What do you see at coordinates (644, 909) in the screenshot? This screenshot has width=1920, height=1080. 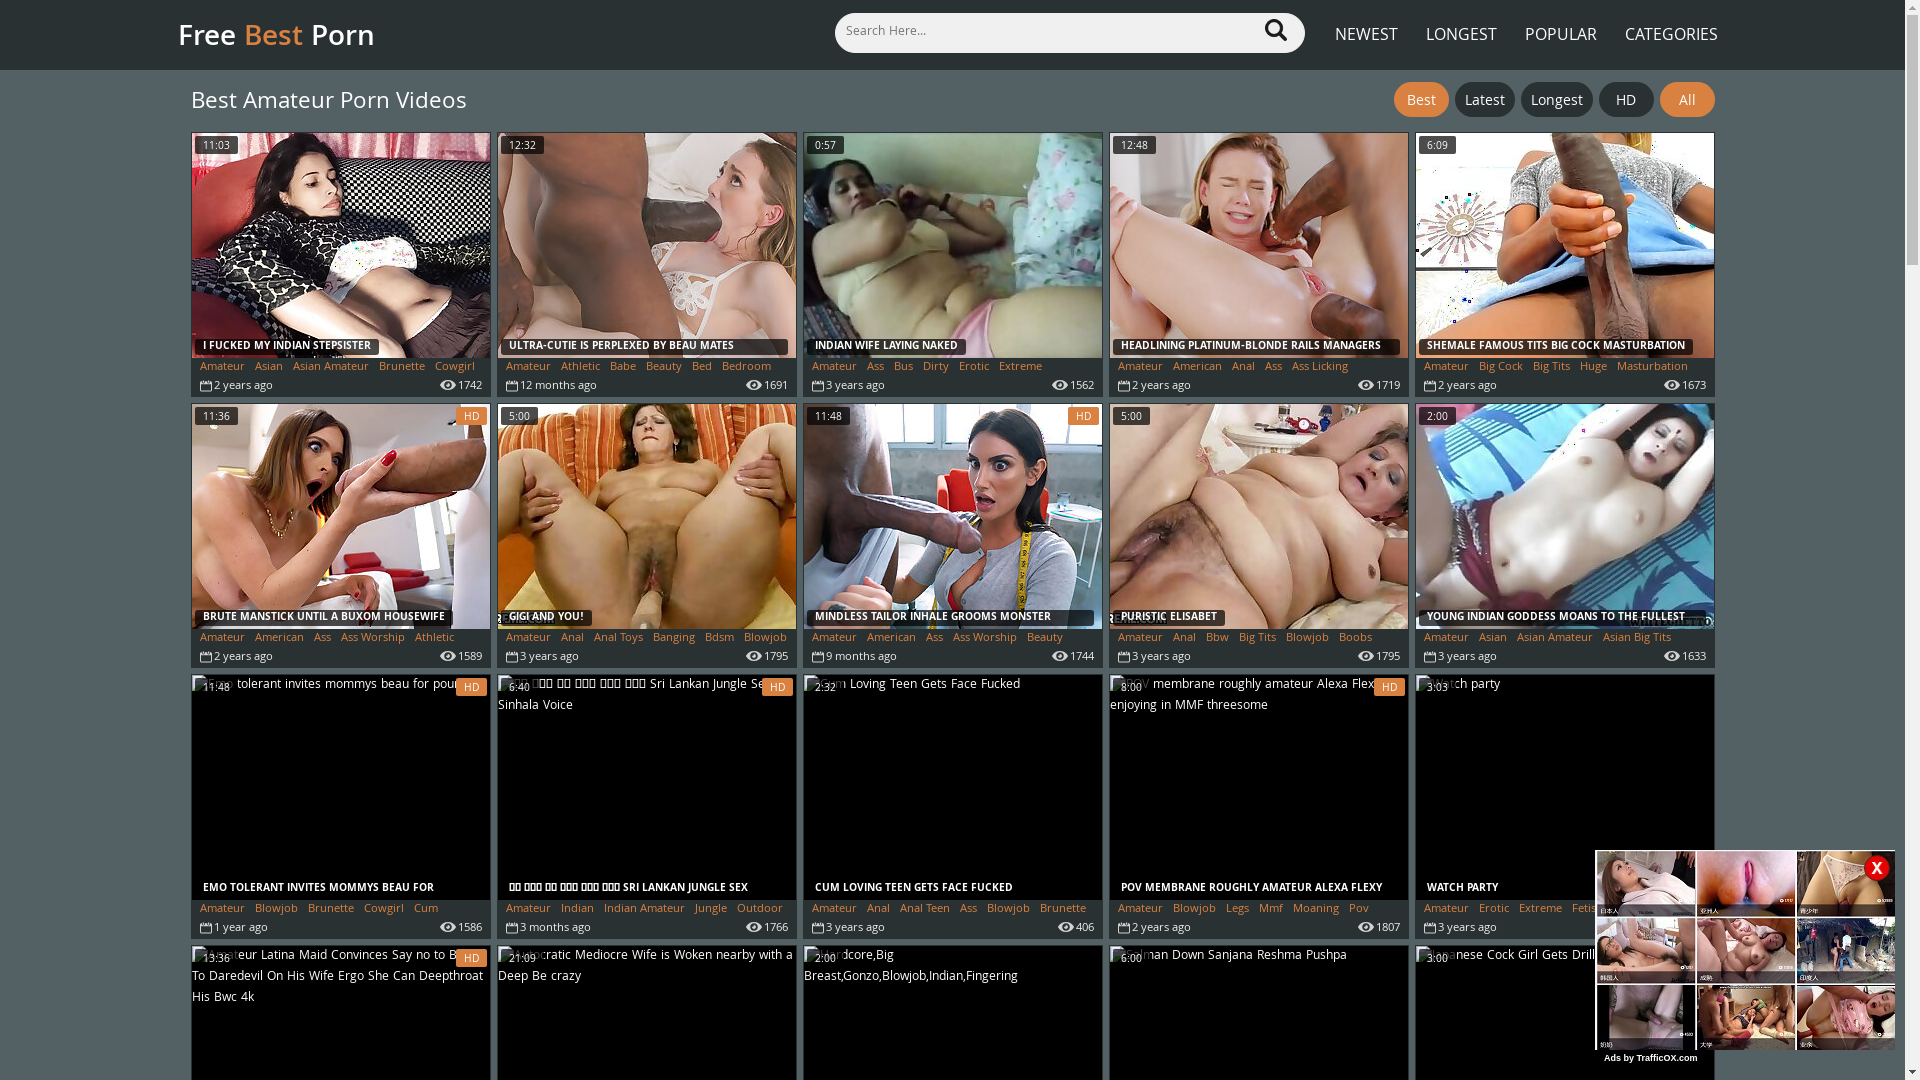 I see `'Indian Amateur'` at bounding box center [644, 909].